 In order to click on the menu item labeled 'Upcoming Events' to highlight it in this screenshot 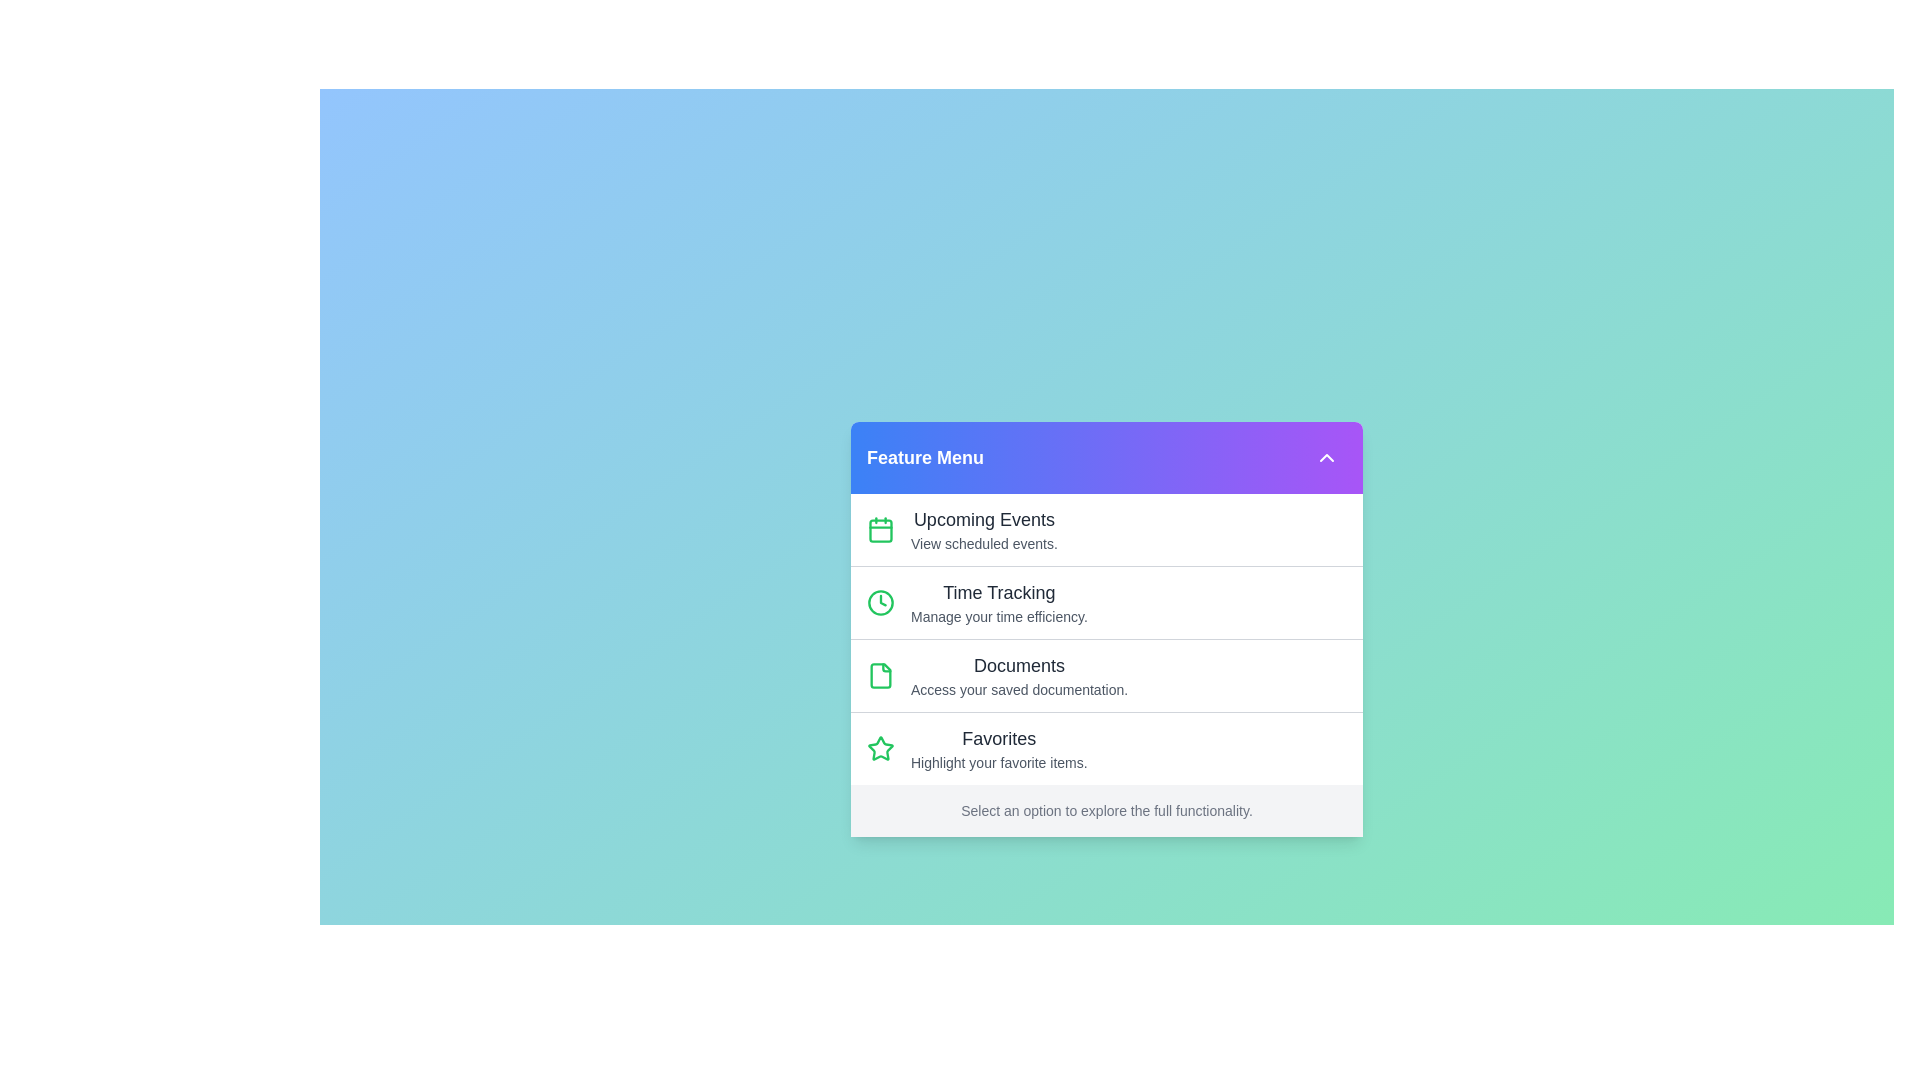, I will do `click(1106, 528)`.